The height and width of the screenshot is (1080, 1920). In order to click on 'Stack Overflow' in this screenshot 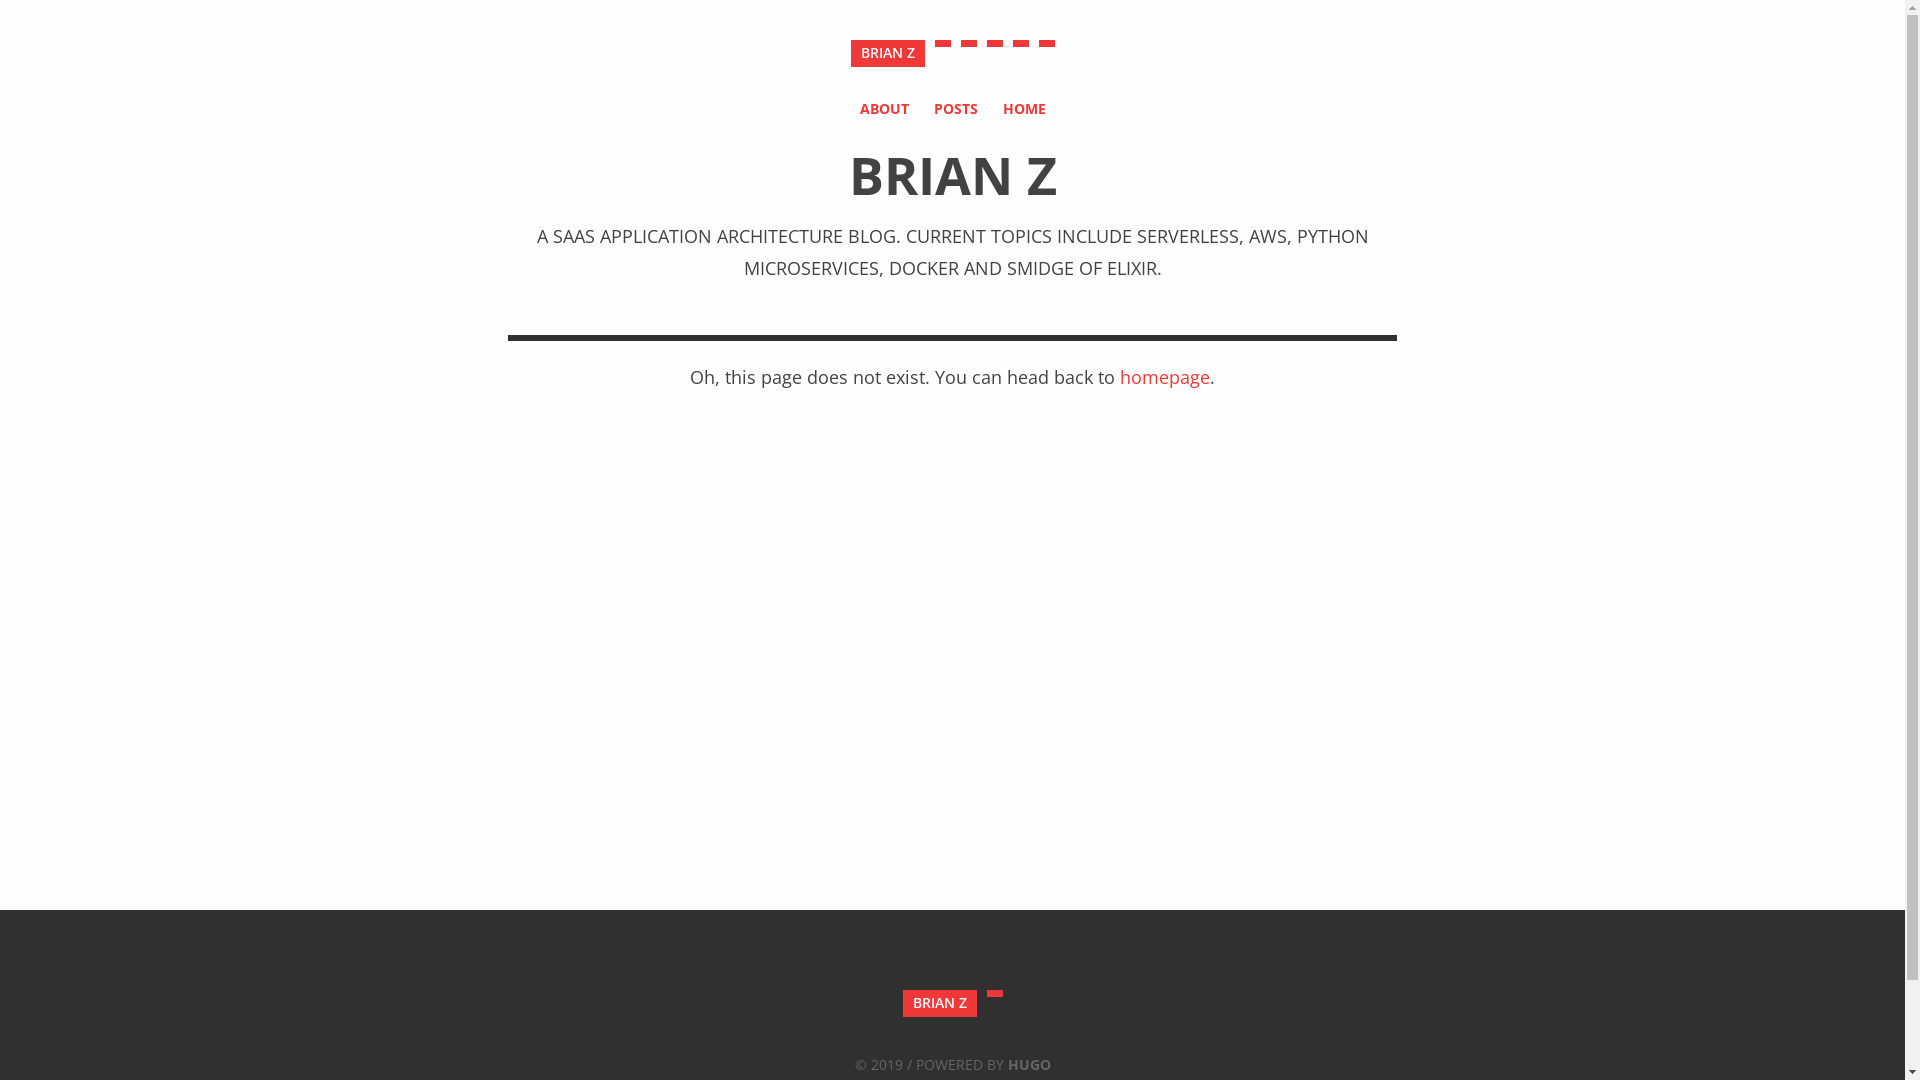, I will do `click(1019, 43)`.